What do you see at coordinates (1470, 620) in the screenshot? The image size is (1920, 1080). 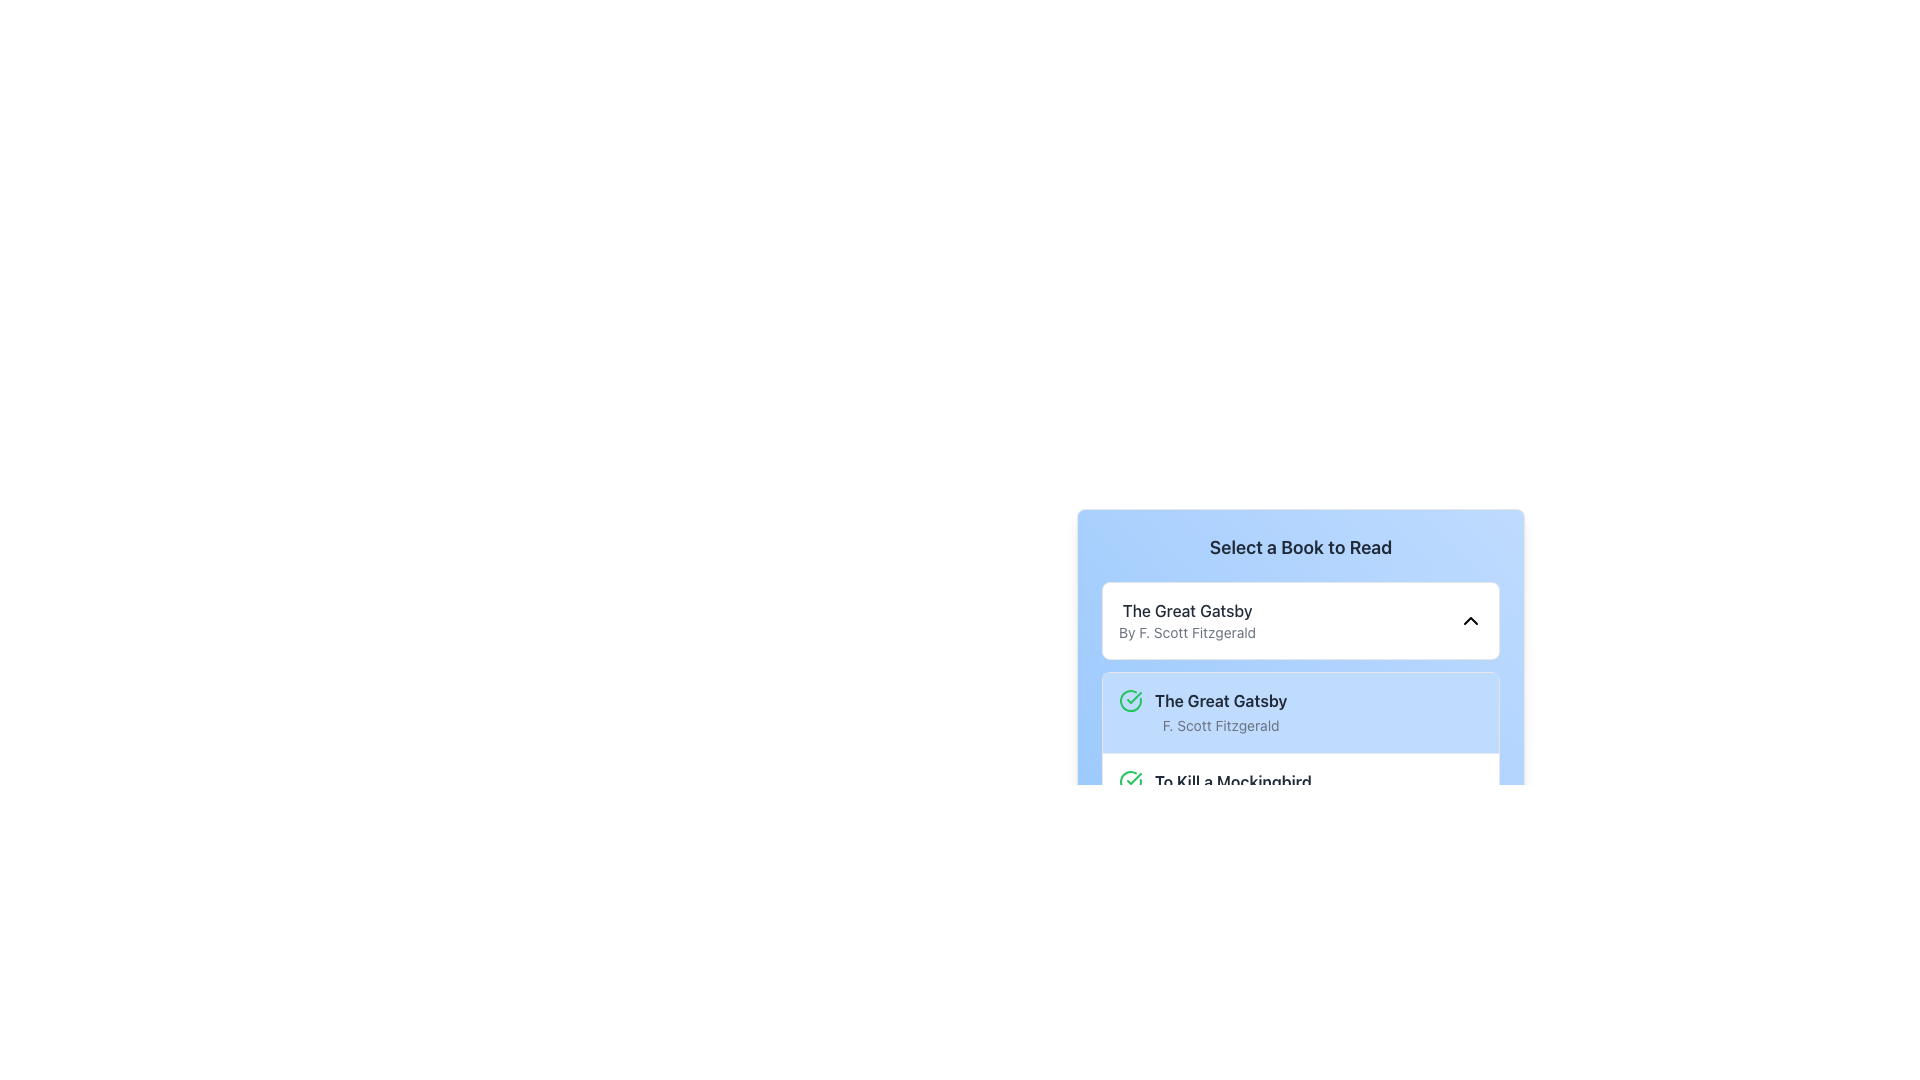 I see `the upward-pointing chevron icon with a black stroke, located at the far right of the card containing the text 'The Great Gatsby By F. Scott Fitzgerald'` at bounding box center [1470, 620].